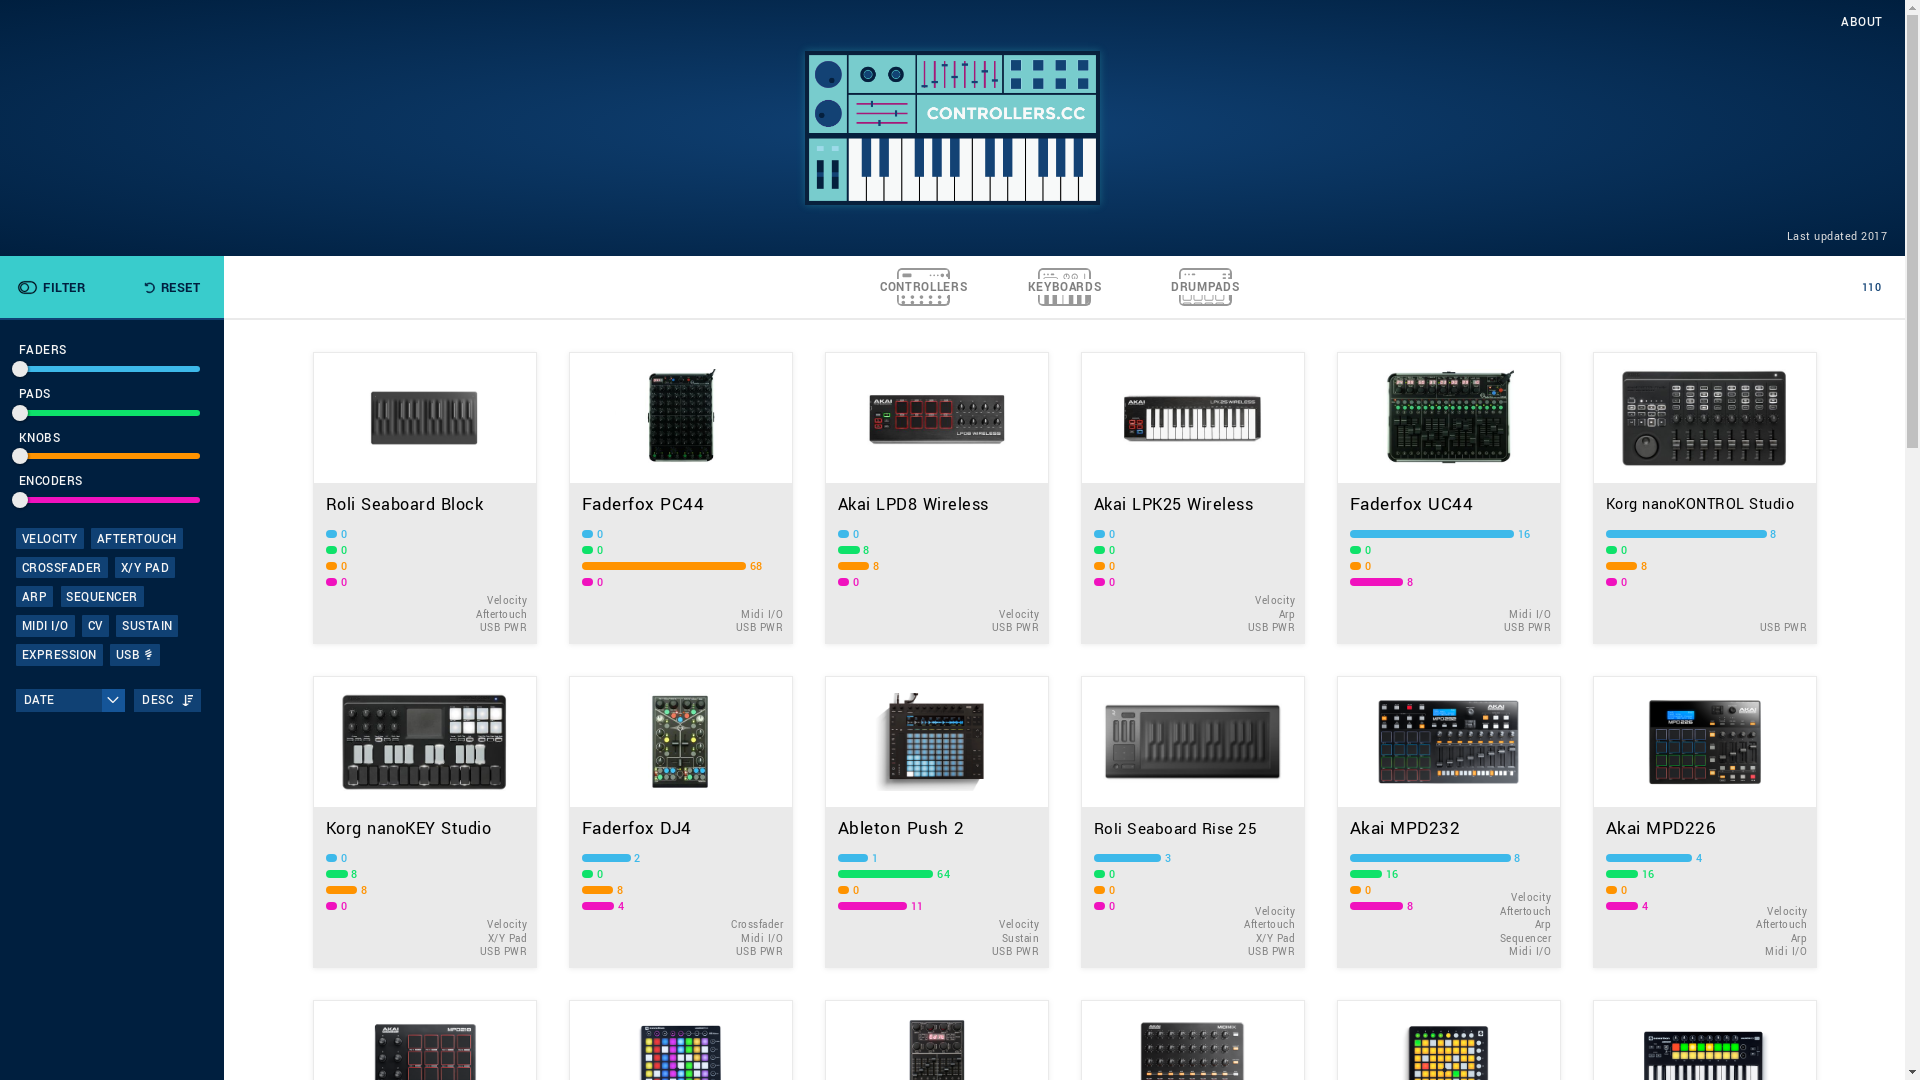 Image resolution: width=1920 pixels, height=1080 pixels. I want to click on 'ARP', so click(34, 595).